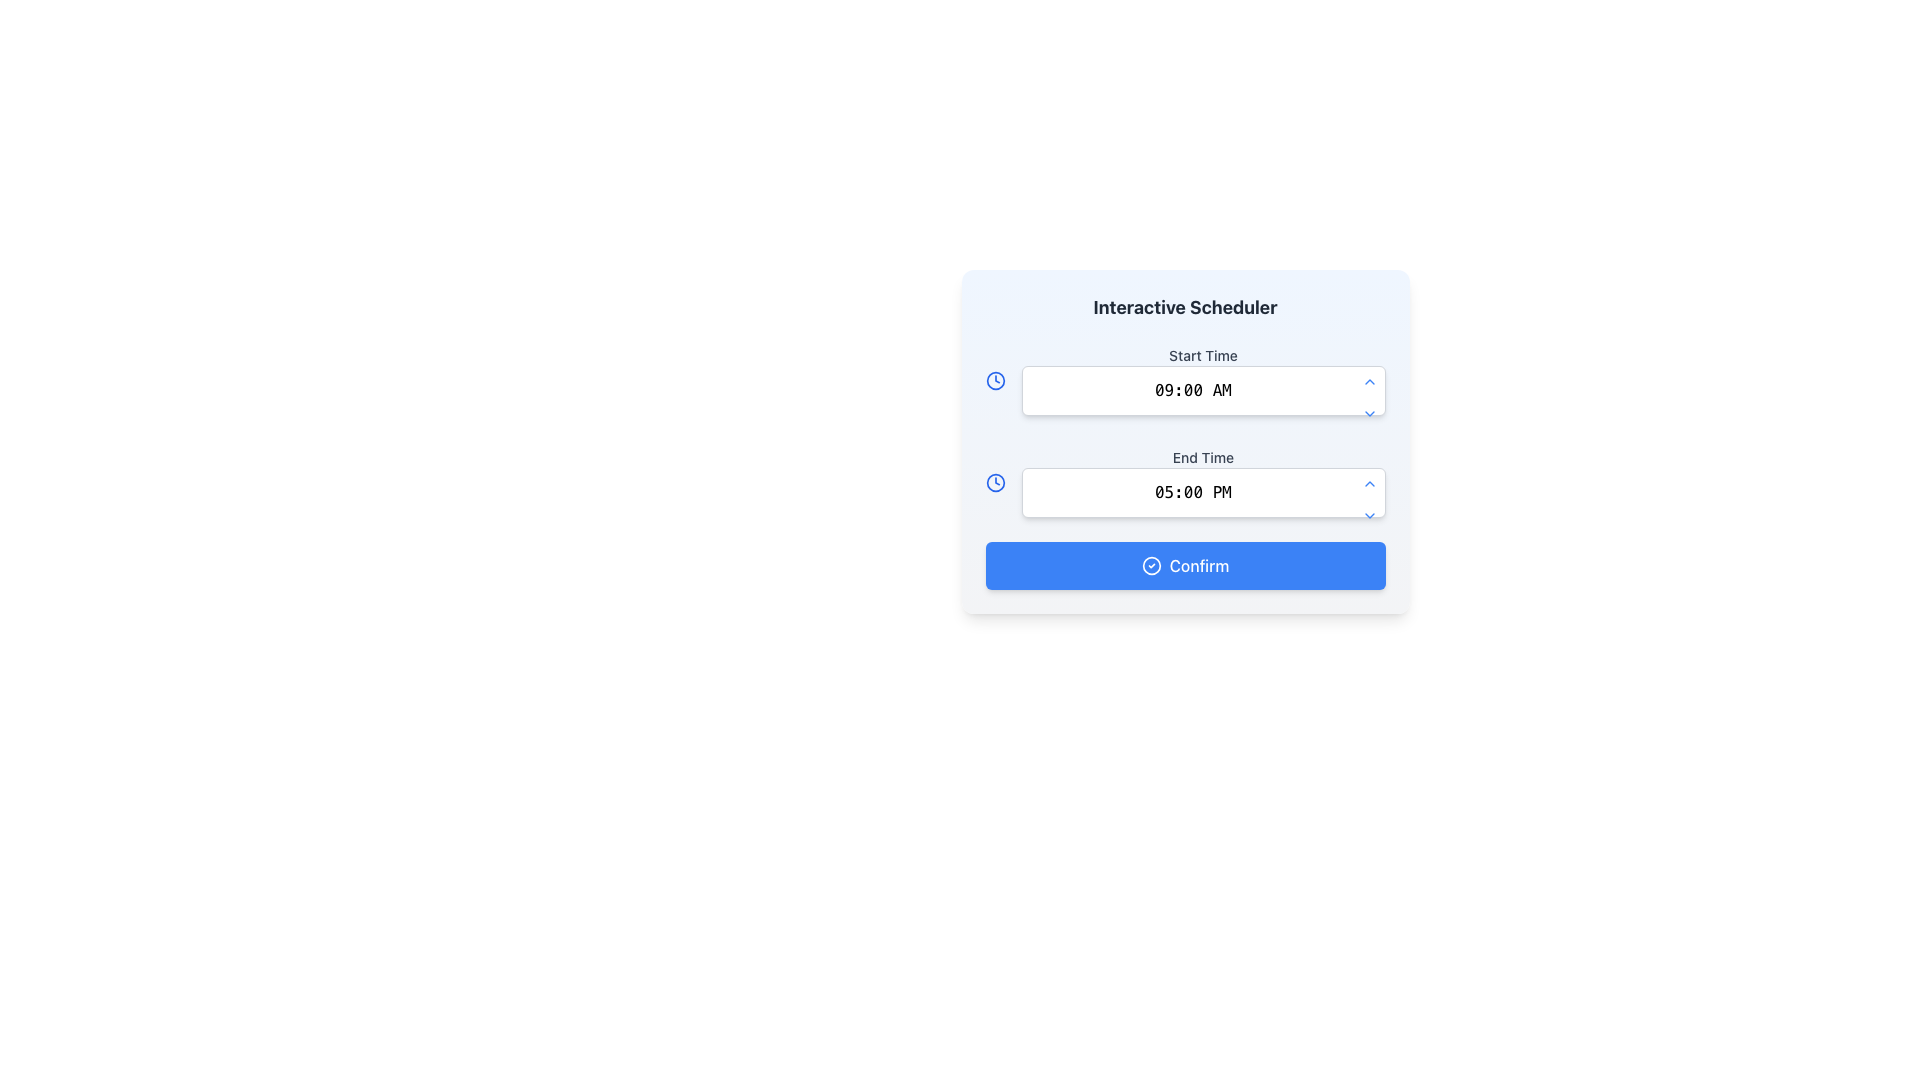 This screenshot has height=1080, width=1920. What do you see at coordinates (1202, 390) in the screenshot?
I see `the text input field for setting the start time in the Interactive Scheduler to invoke the time picker dialog` at bounding box center [1202, 390].